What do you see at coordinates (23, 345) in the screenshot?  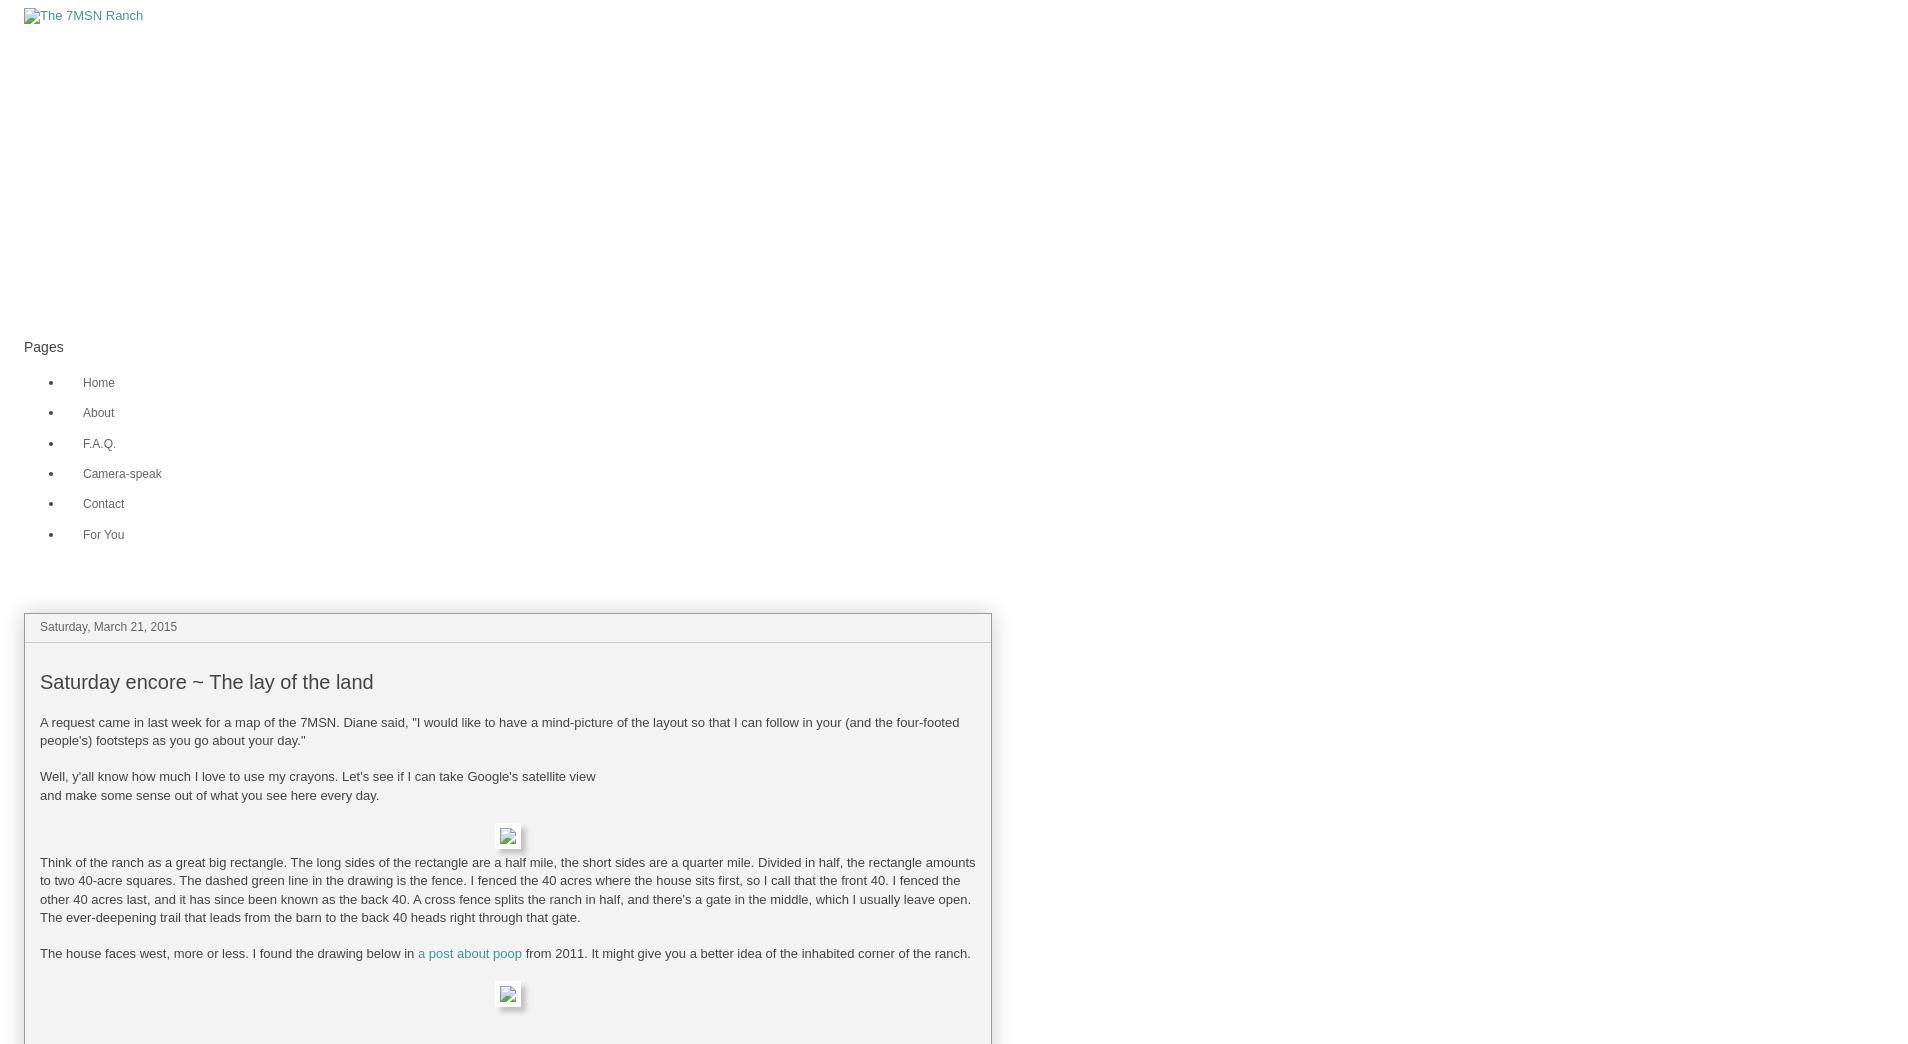 I see `'Pages'` at bounding box center [23, 345].